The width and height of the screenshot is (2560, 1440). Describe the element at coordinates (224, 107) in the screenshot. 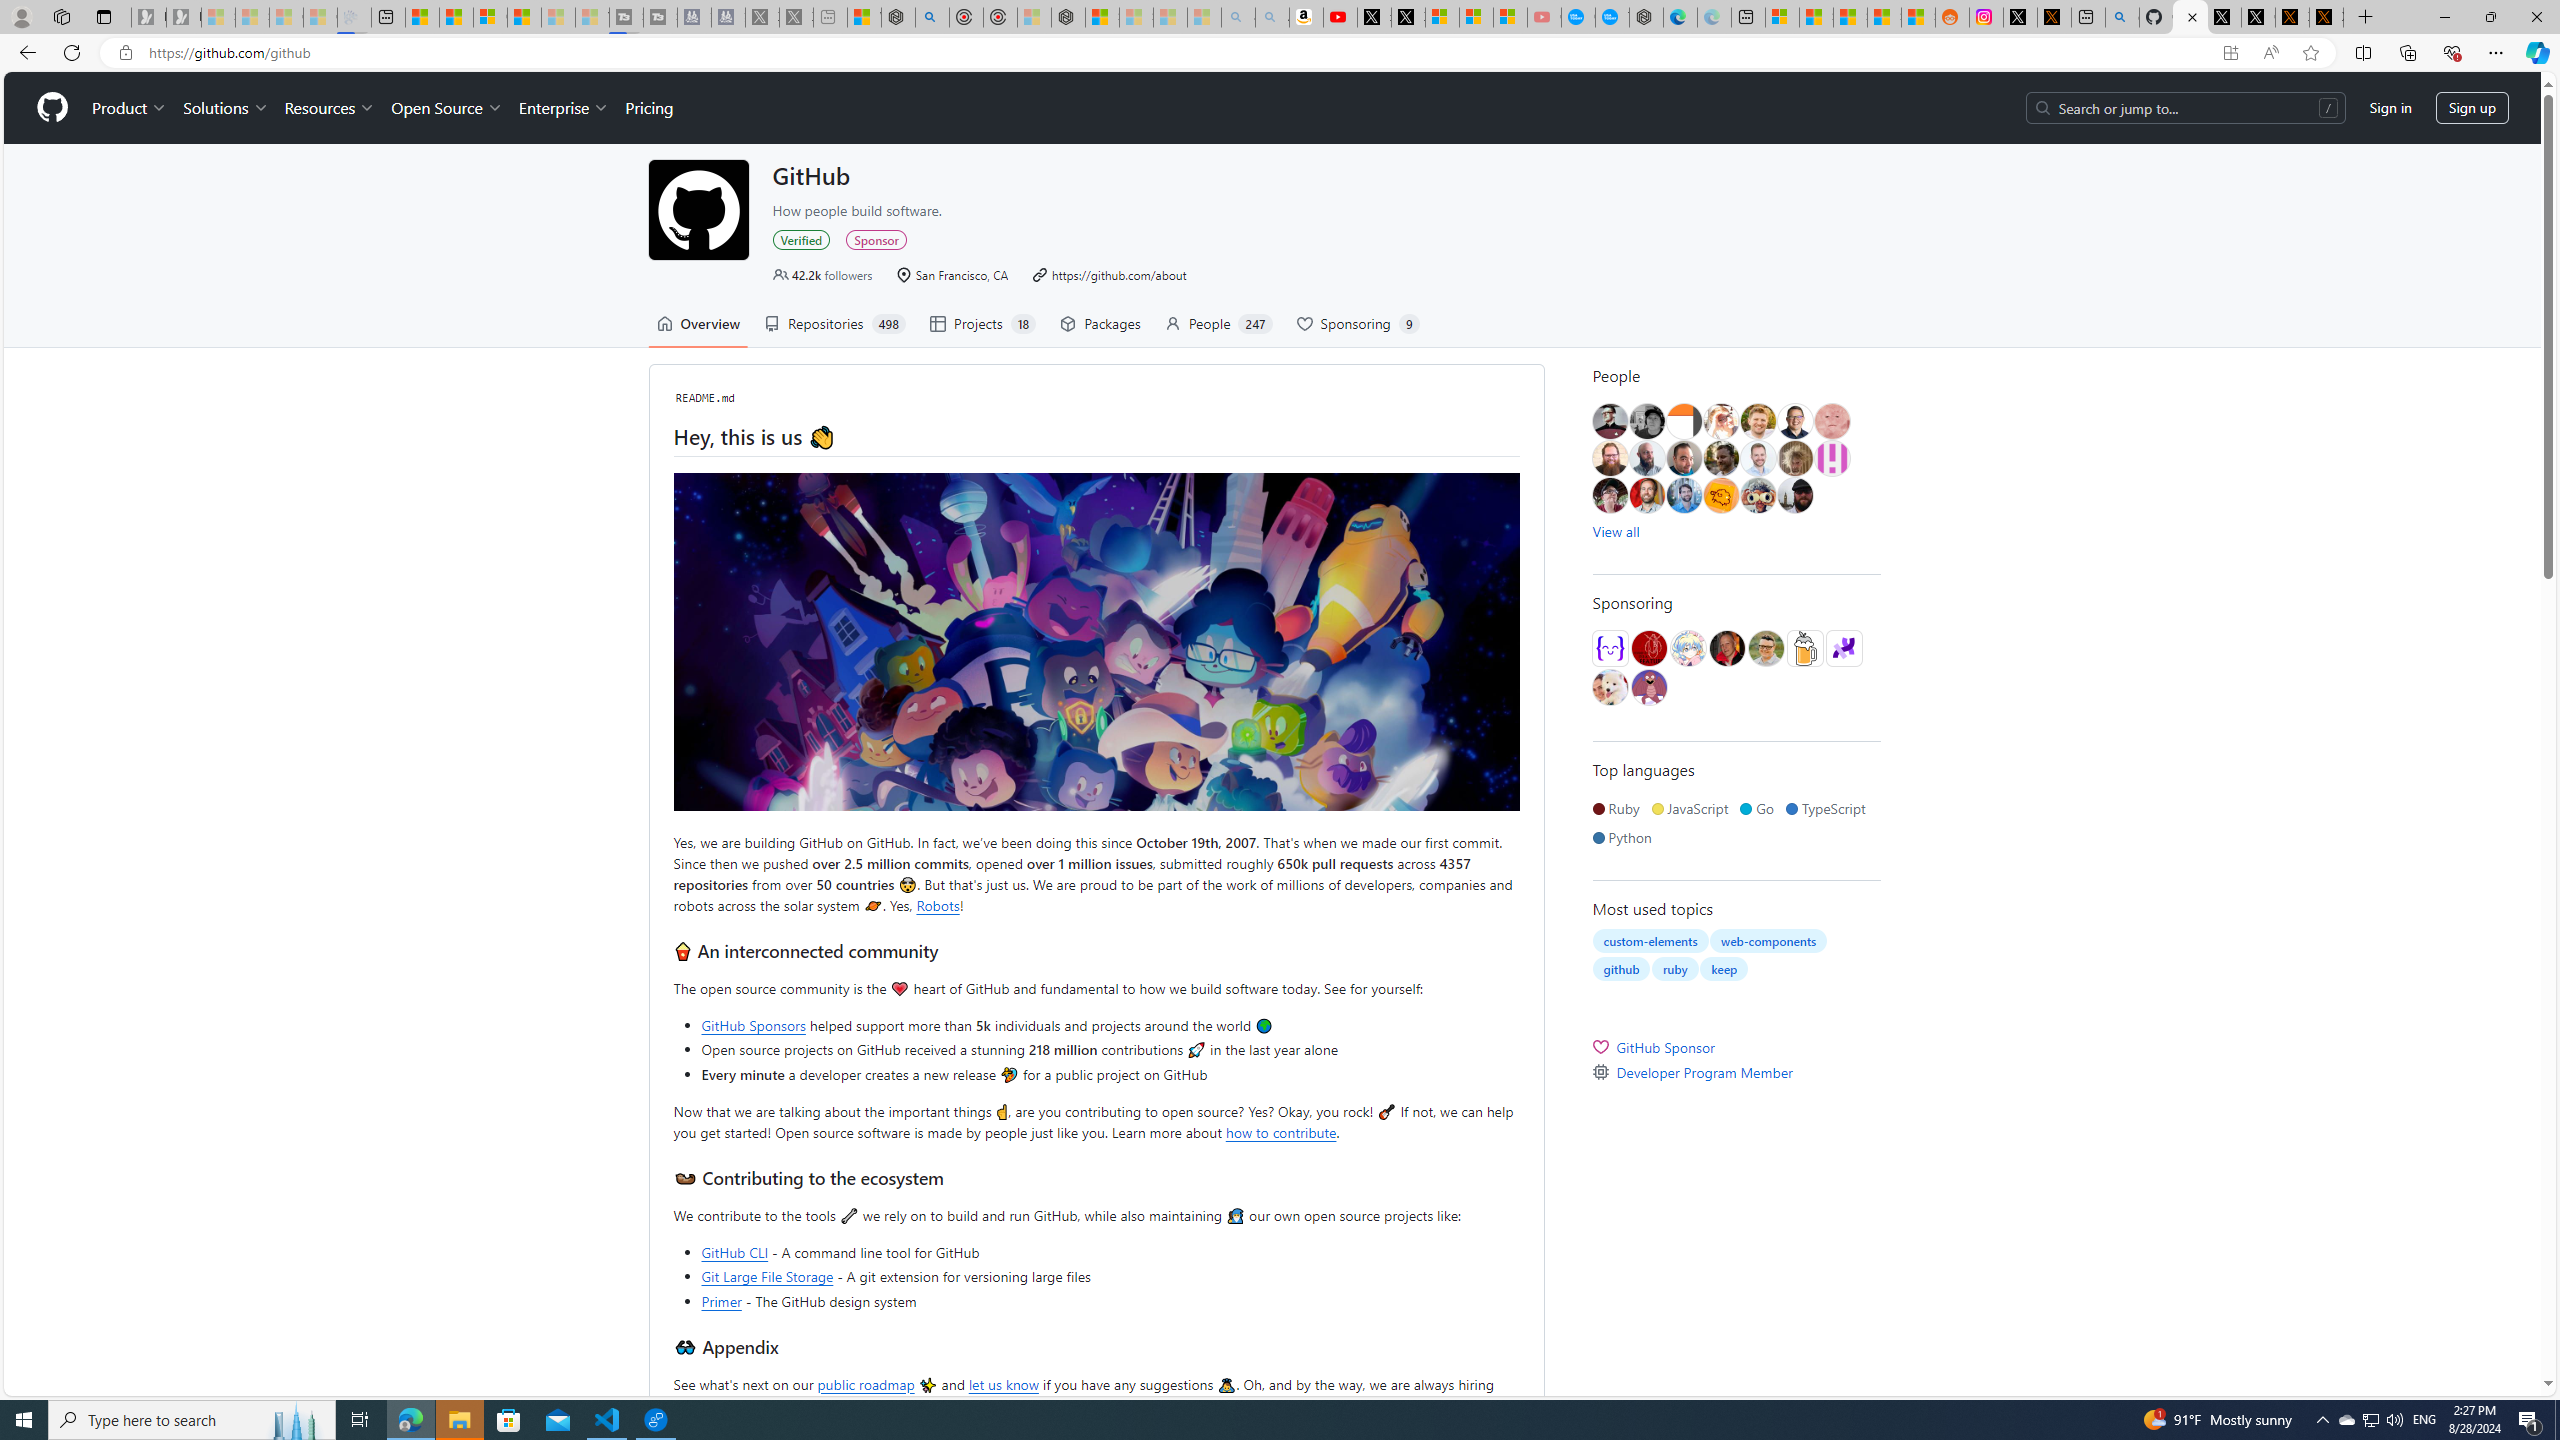

I see `'Solutions'` at that location.